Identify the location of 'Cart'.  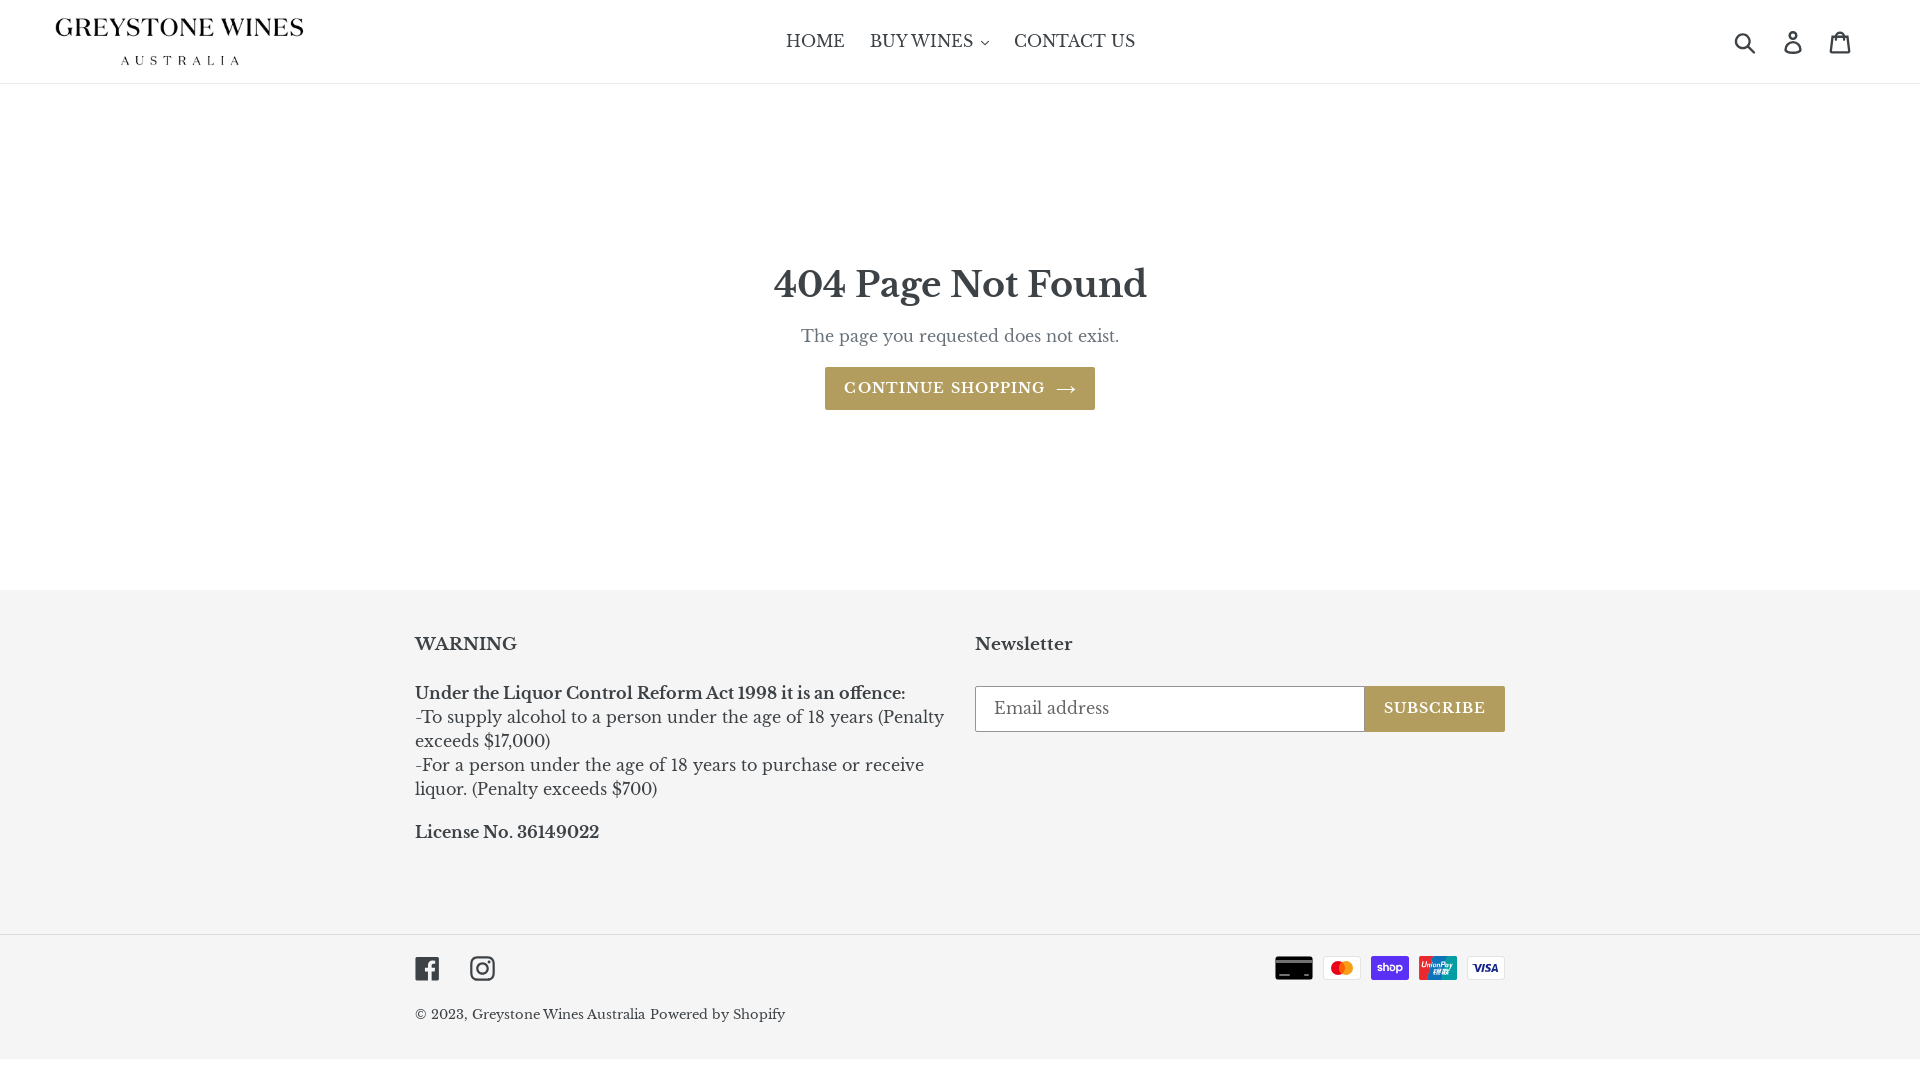
(1818, 41).